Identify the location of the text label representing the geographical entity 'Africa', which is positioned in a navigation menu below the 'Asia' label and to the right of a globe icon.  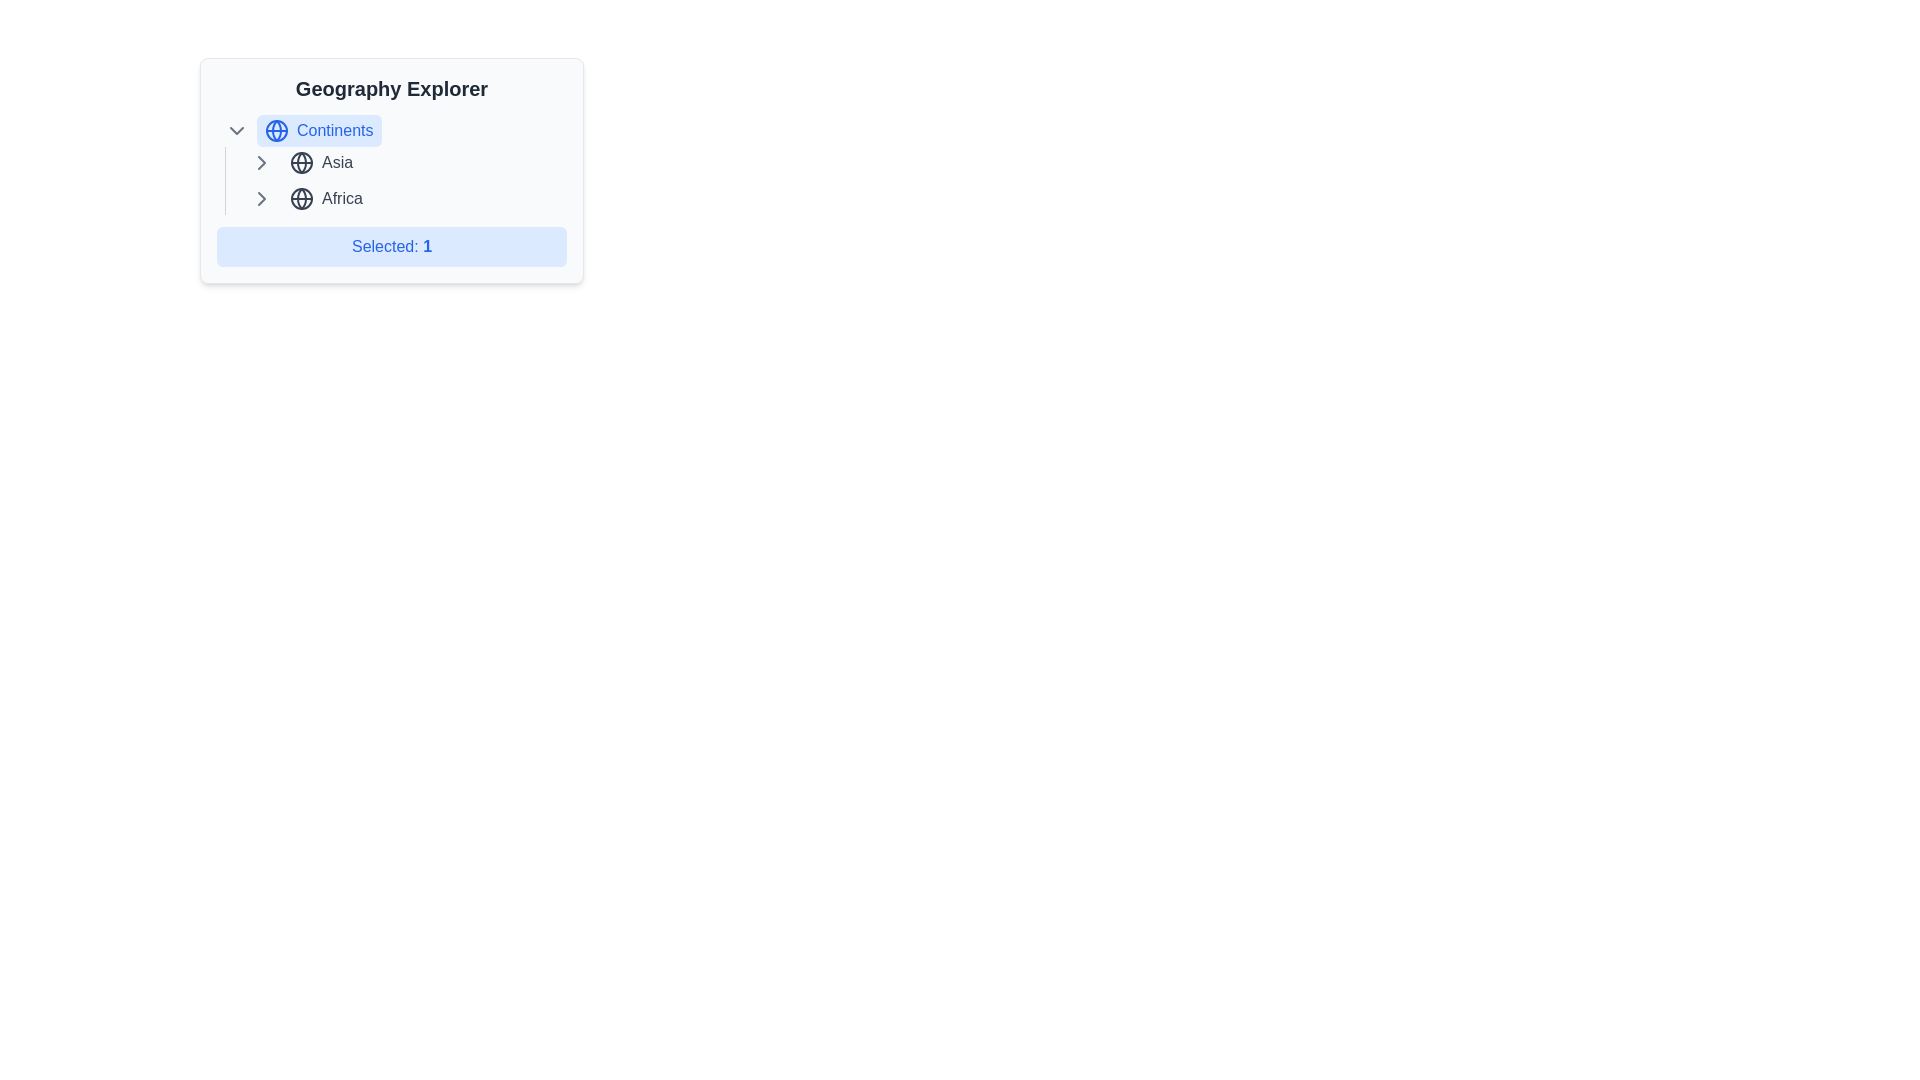
(342, 199).